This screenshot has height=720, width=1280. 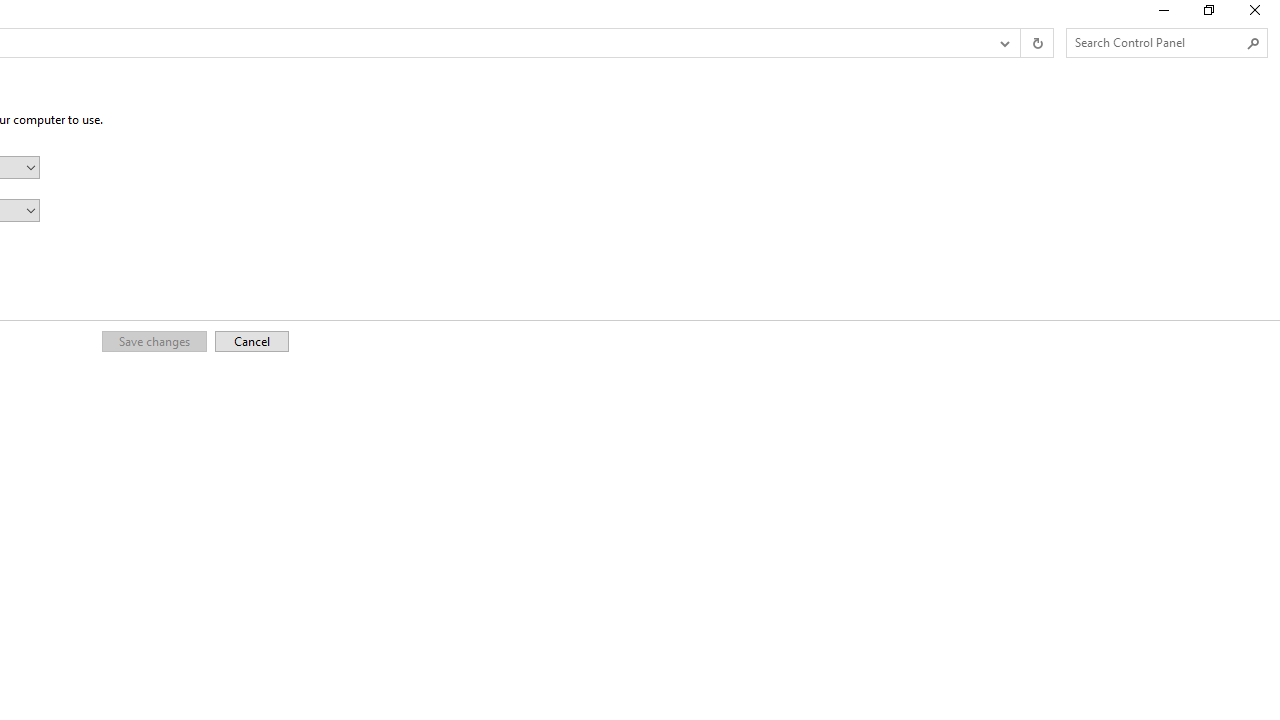 What do you see at coordinates (1036, 43) in the screenshot?
I see `'Refresh "Edit Plan Settings" (F5)'` at bounding box center [1036, 43].